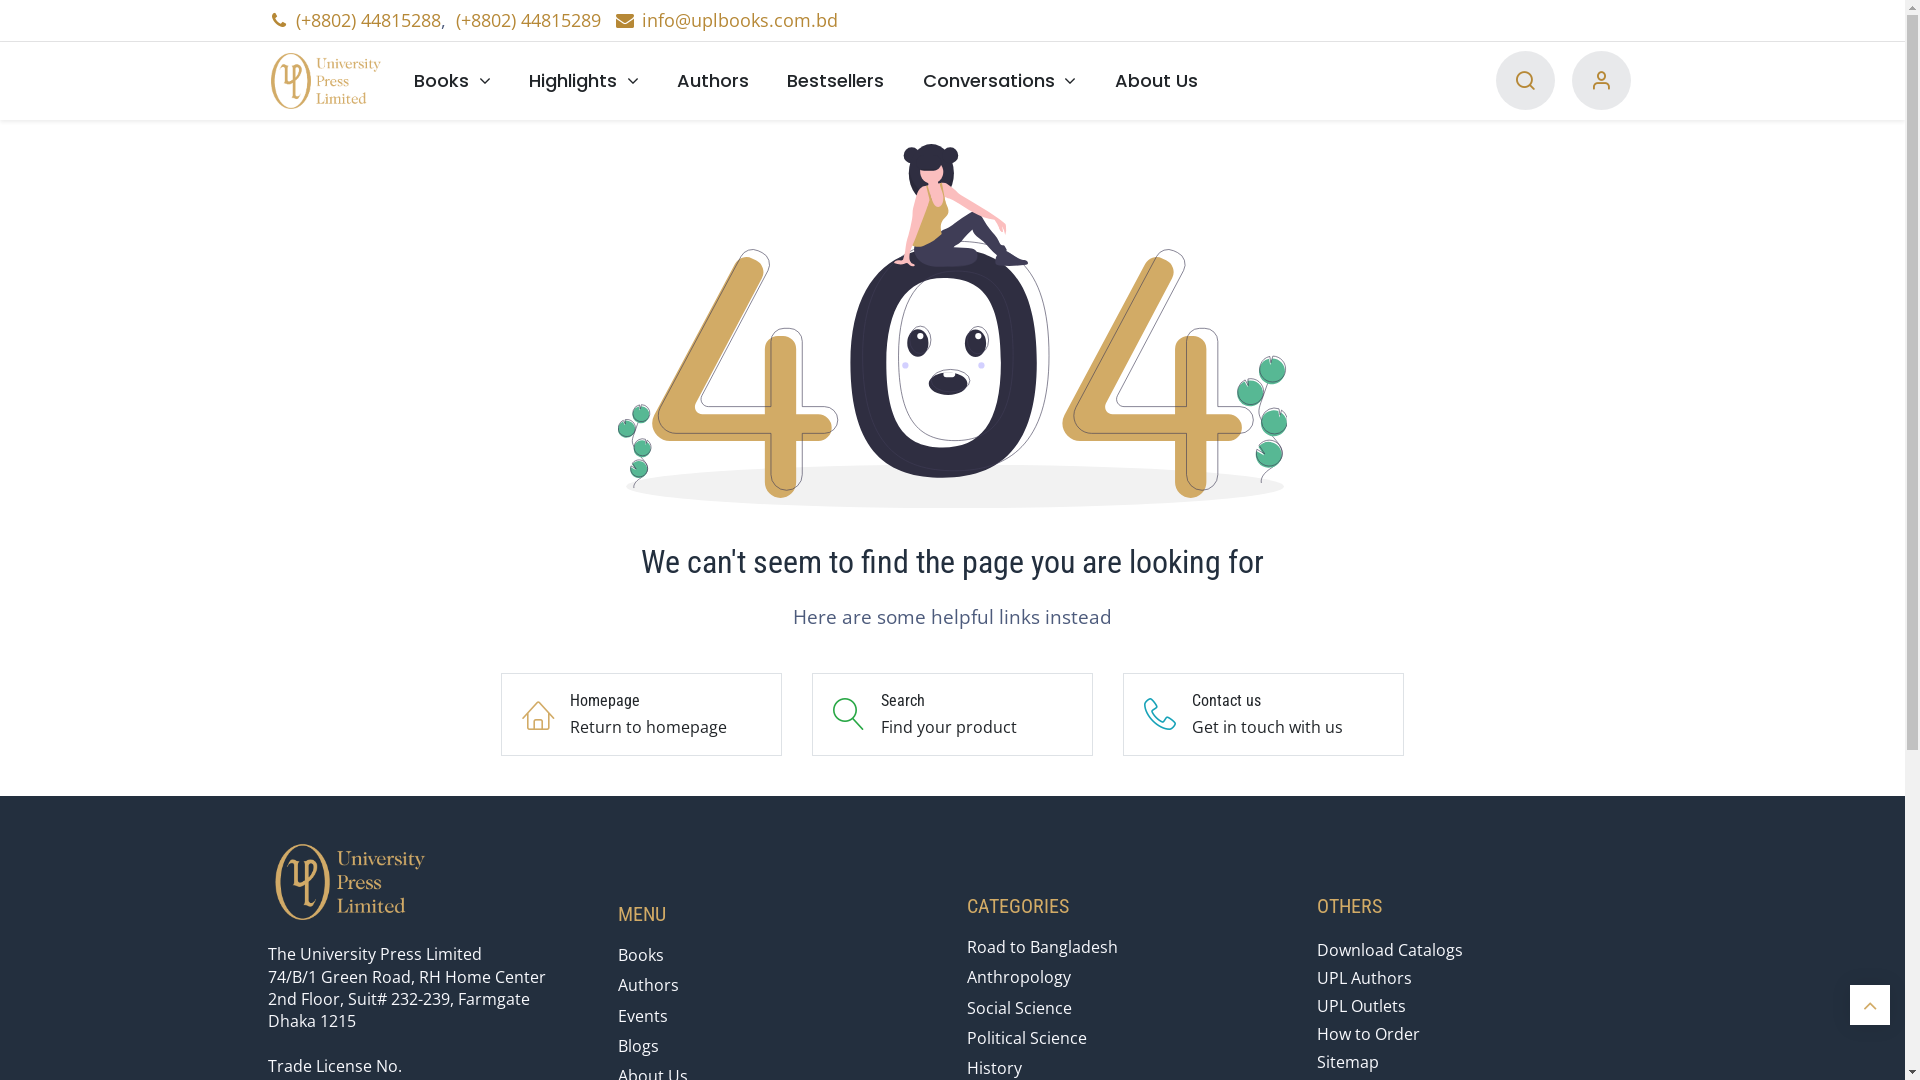  What do you see at coordinates (331, 80) in the screenshot?
I see `'The University Press Limited'` at bounding box center [331, 80].